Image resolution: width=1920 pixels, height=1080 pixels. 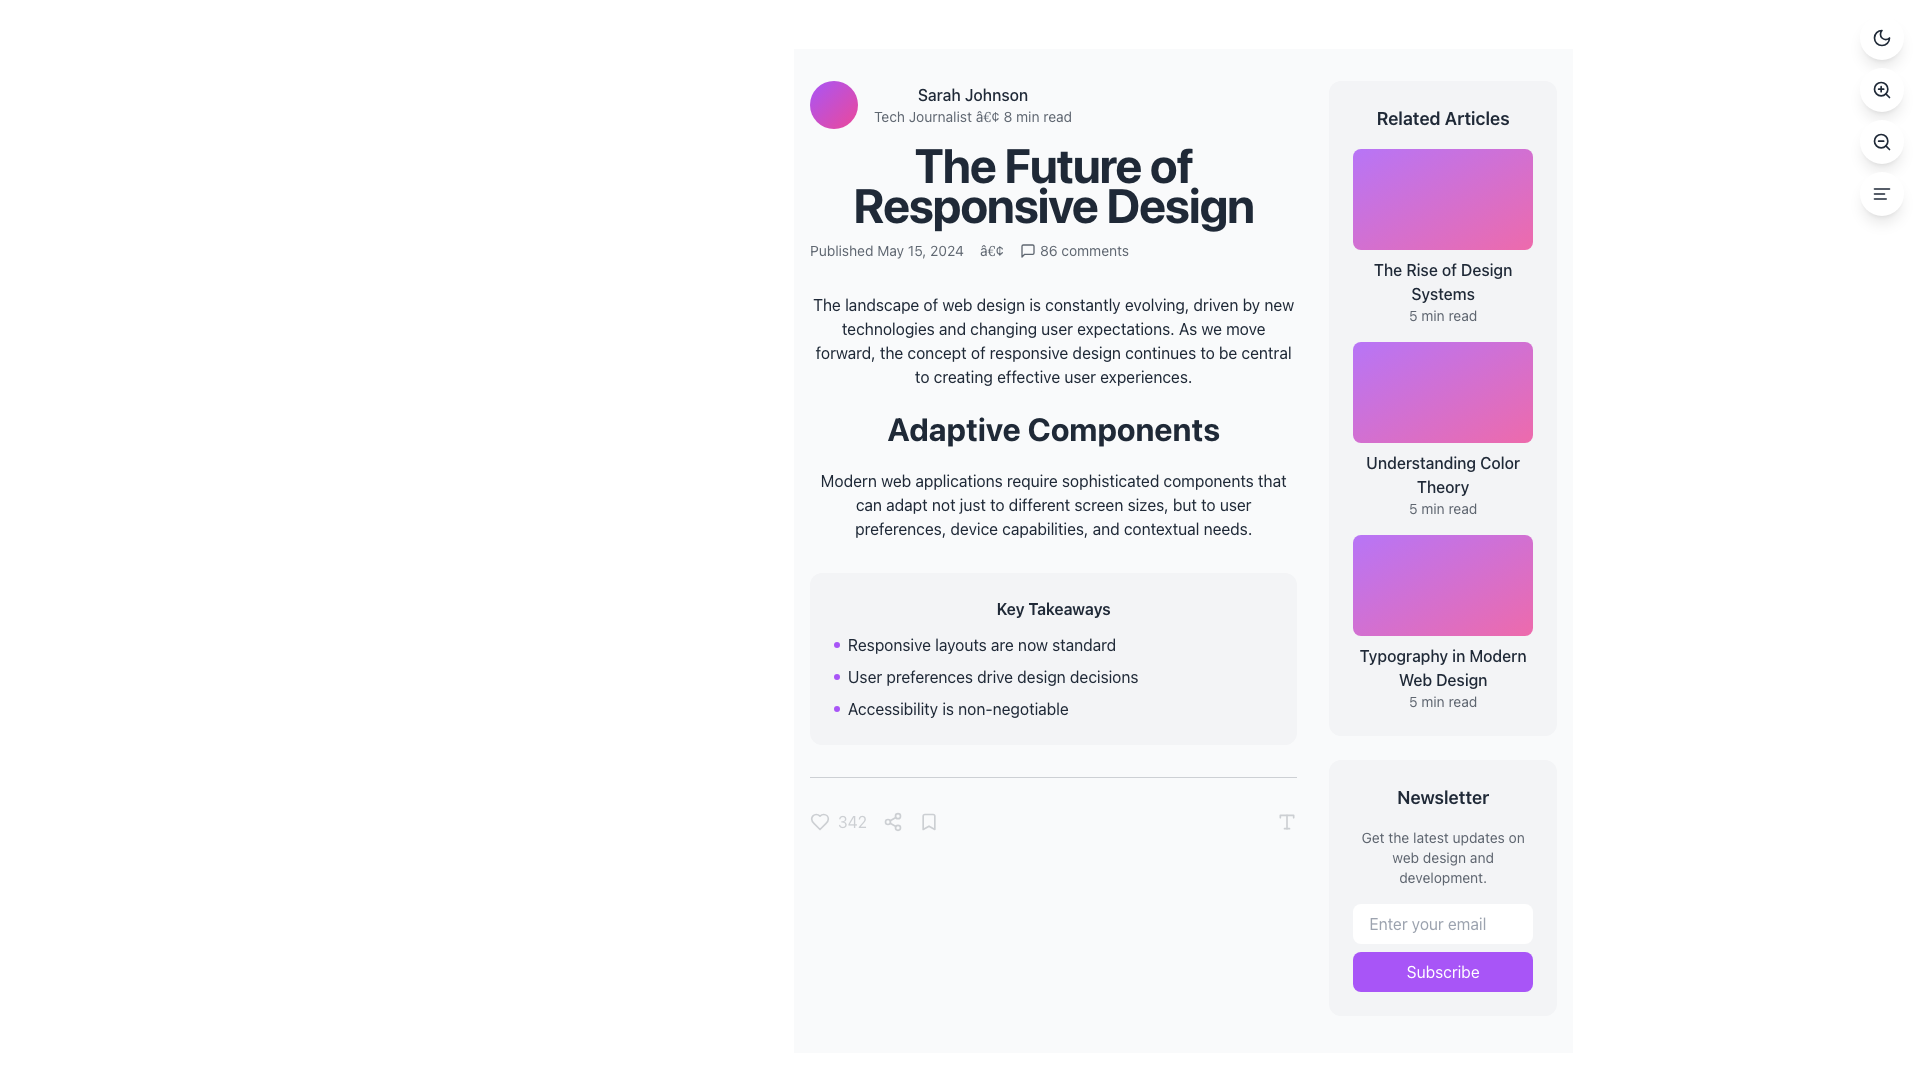 What do you see at coordinates (973, 104) in the screenshot?
I see `the author's name 'Sarah Johnson' in the text block` at bounding box center [973, 104].